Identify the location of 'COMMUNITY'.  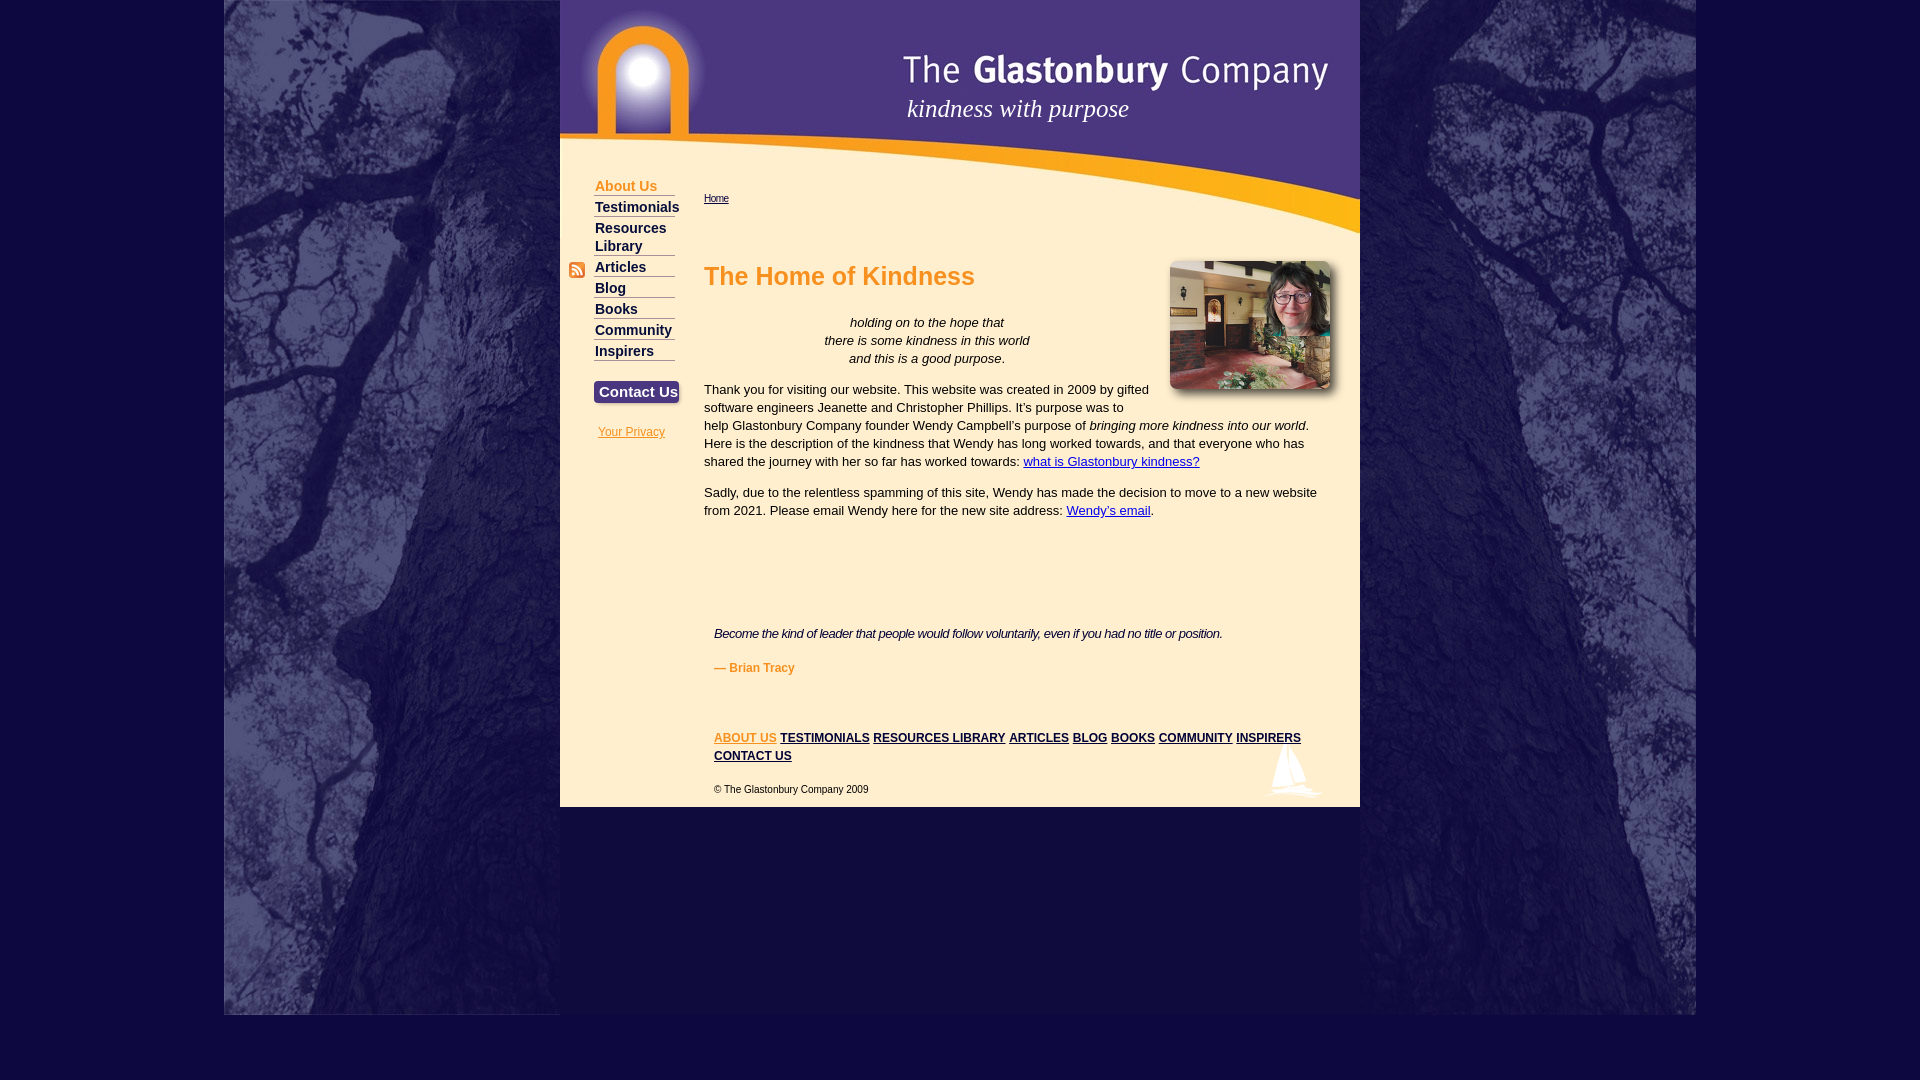
(1195, 737).